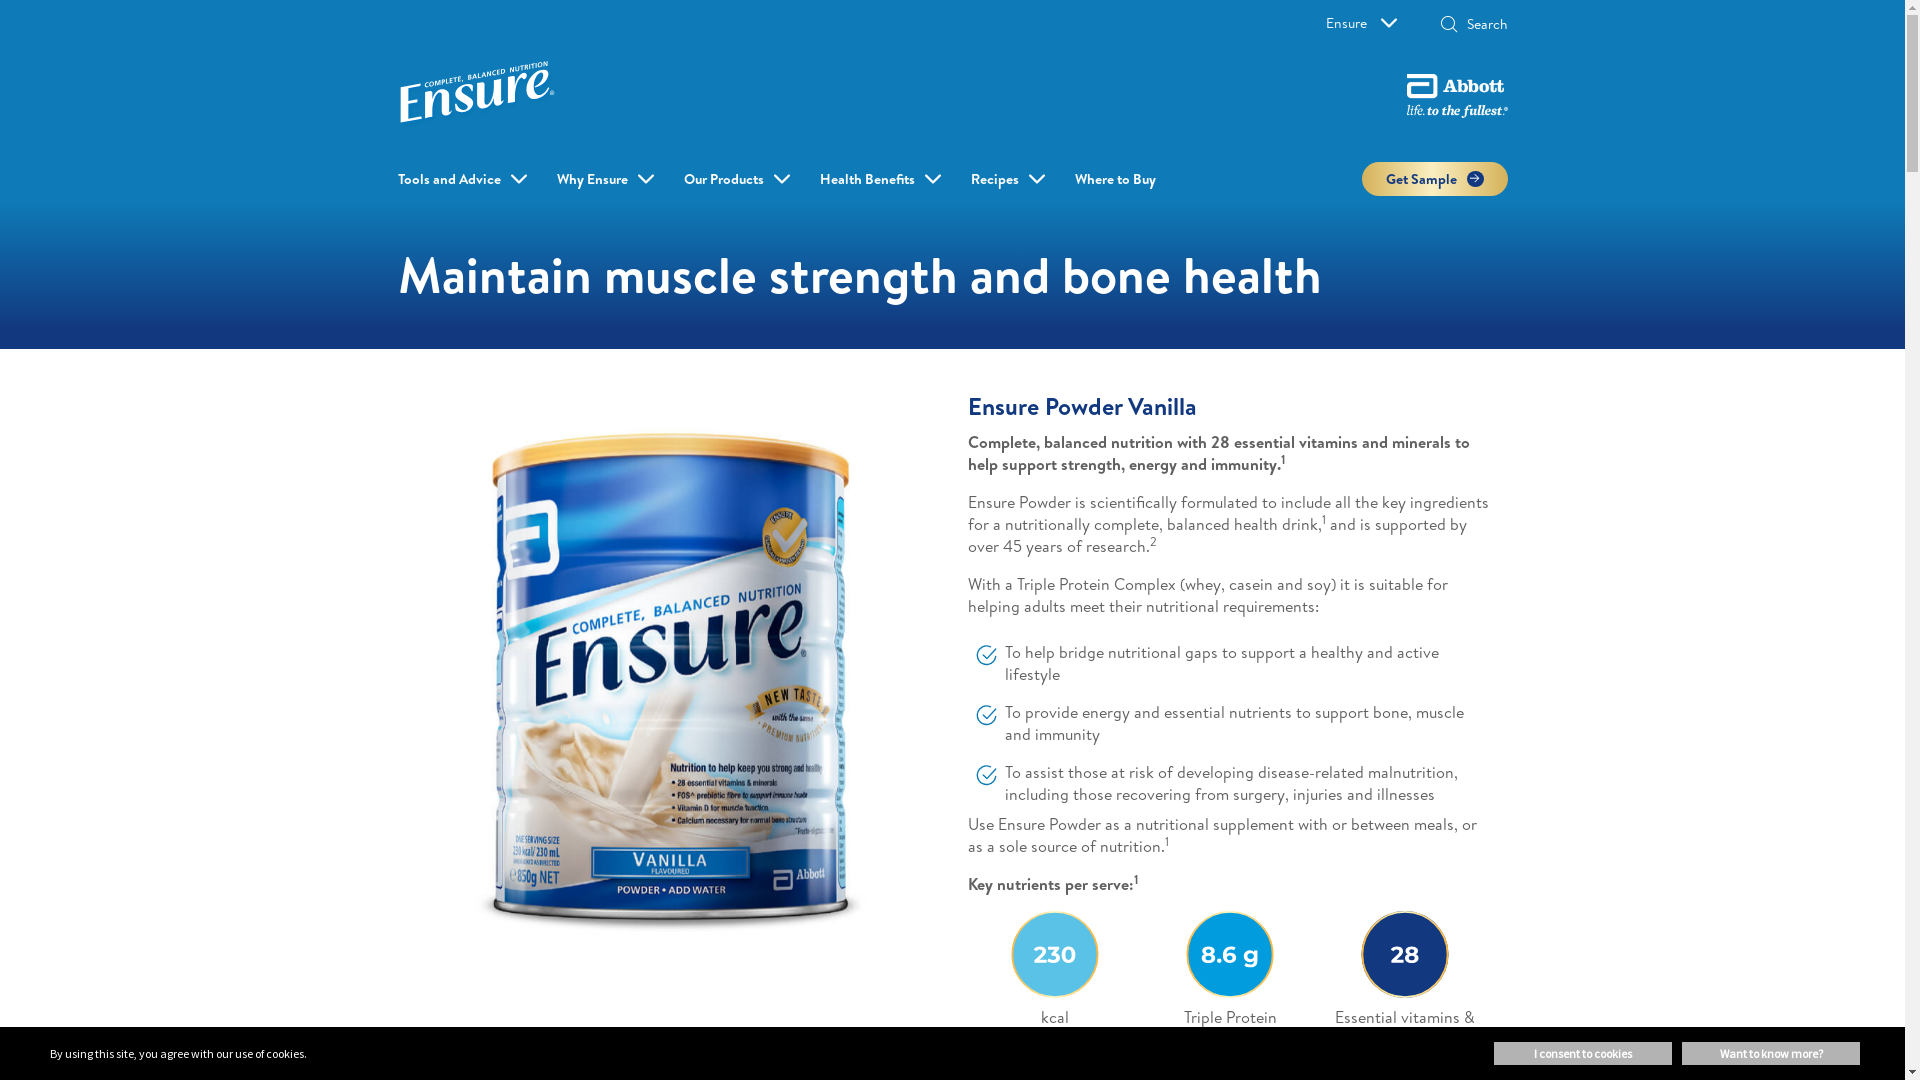  What do you see at coordinates (969, 177) in the screenshot?
I see `'Recipes'` at bounding box center [969, 177].